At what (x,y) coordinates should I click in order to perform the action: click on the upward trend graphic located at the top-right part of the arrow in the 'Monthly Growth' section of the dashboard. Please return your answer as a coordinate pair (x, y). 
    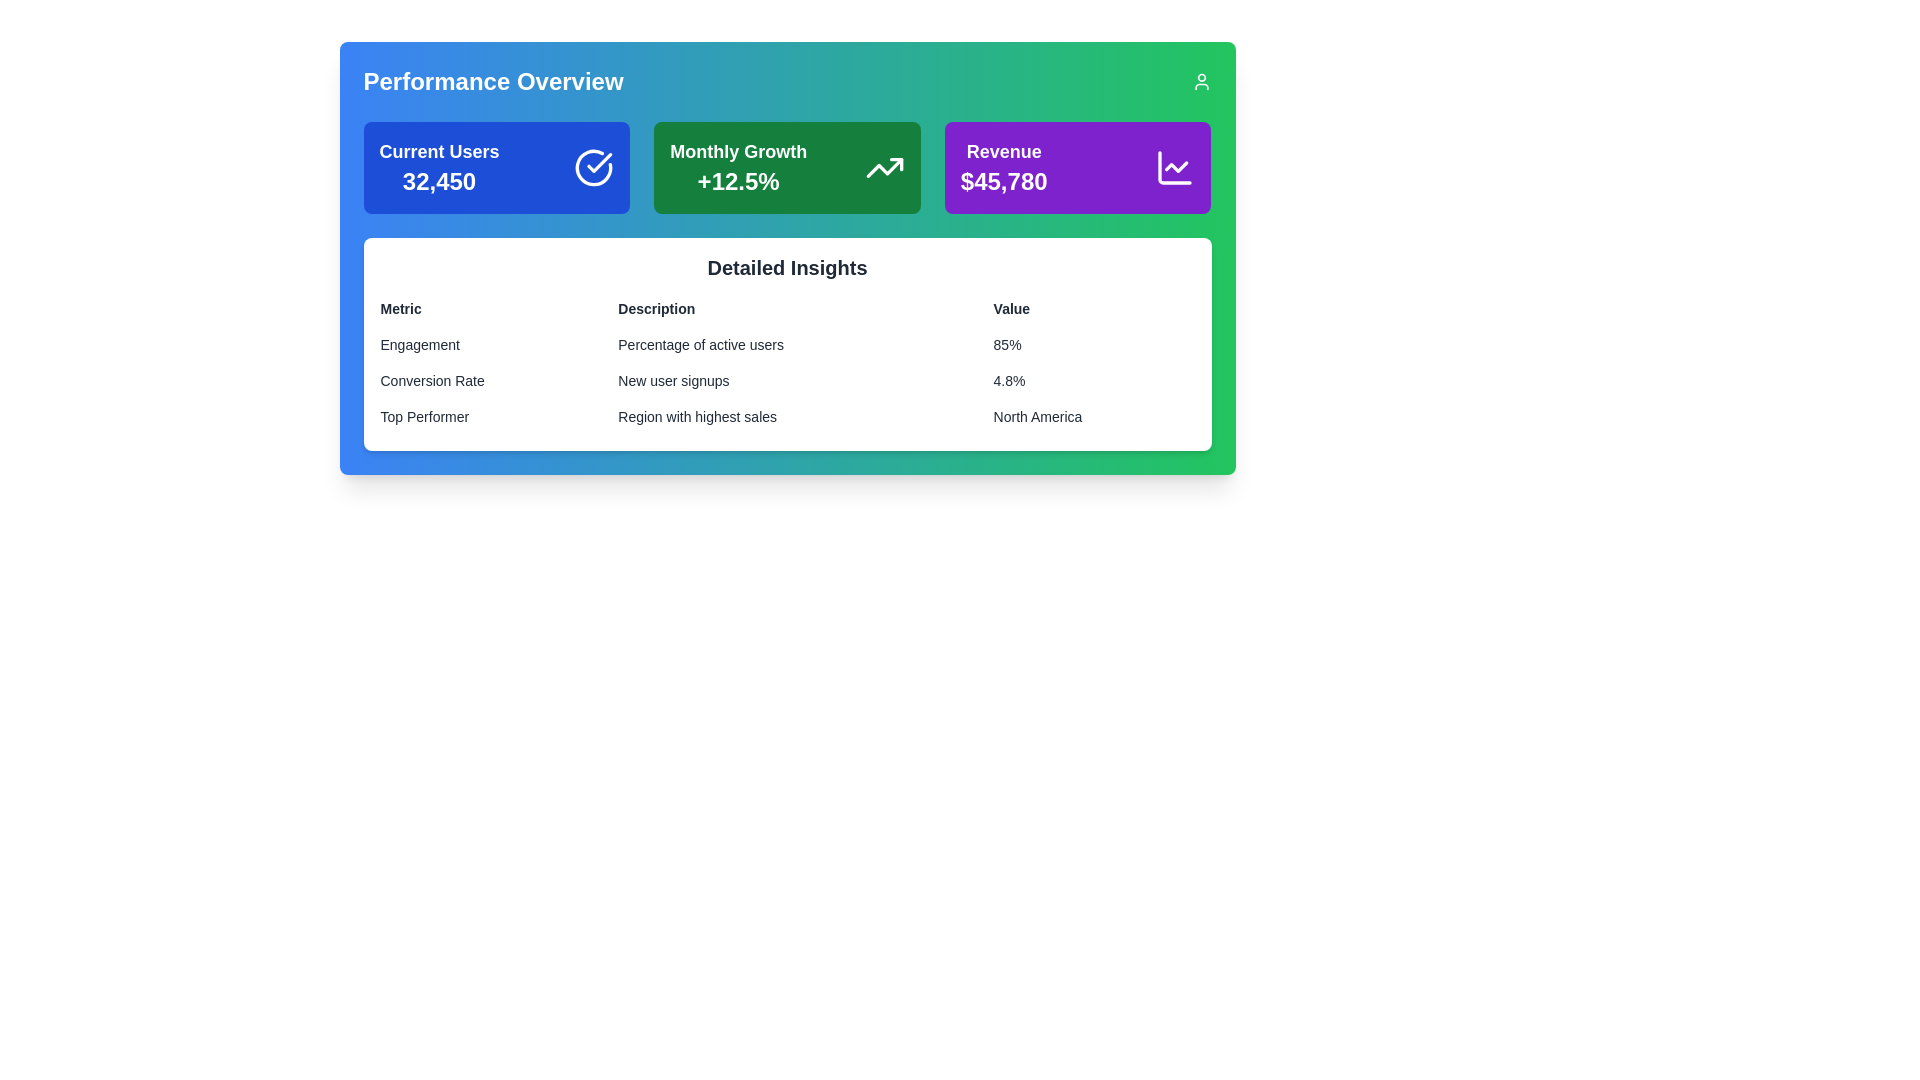
    Looking at the image, I should click on (895, 163).